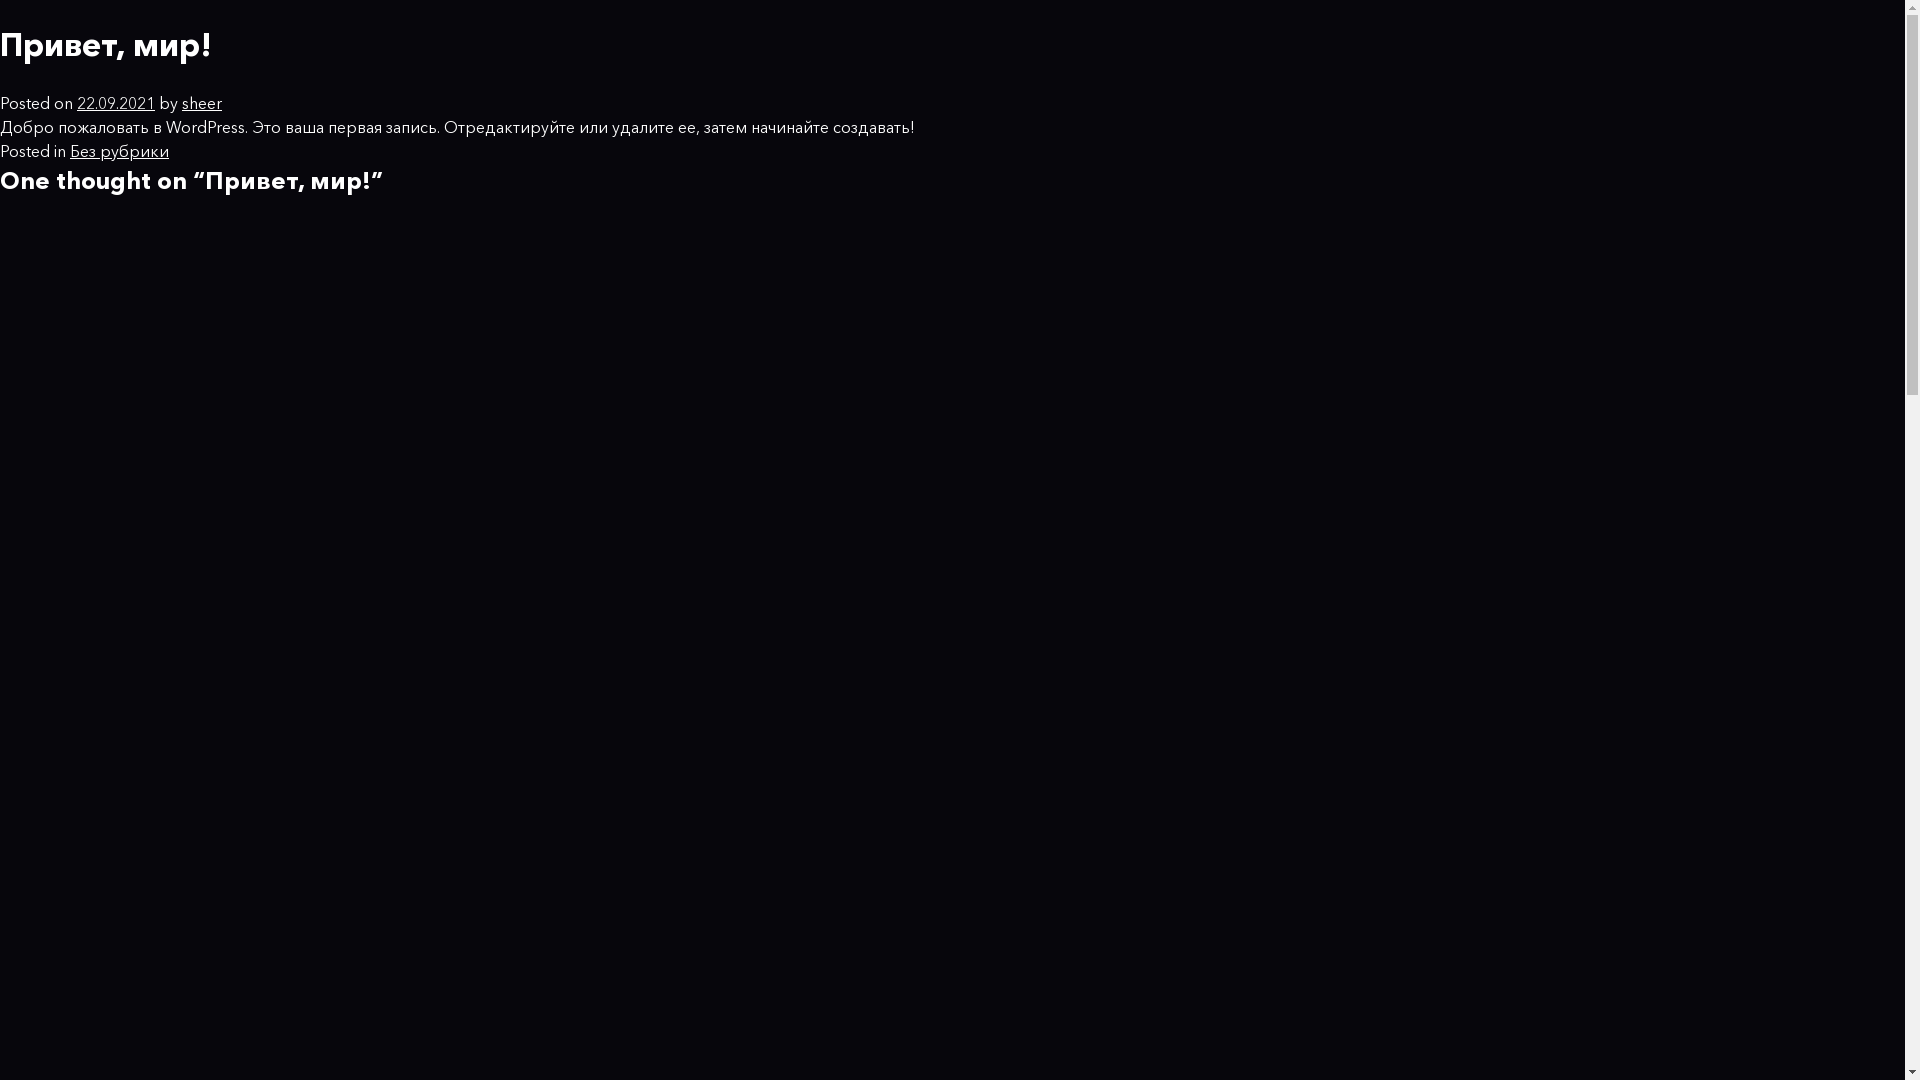  What do you see at coordinates (76, 103) in the screenshot?
I see `'22.09.2021'` at bounding box center [76, 103].